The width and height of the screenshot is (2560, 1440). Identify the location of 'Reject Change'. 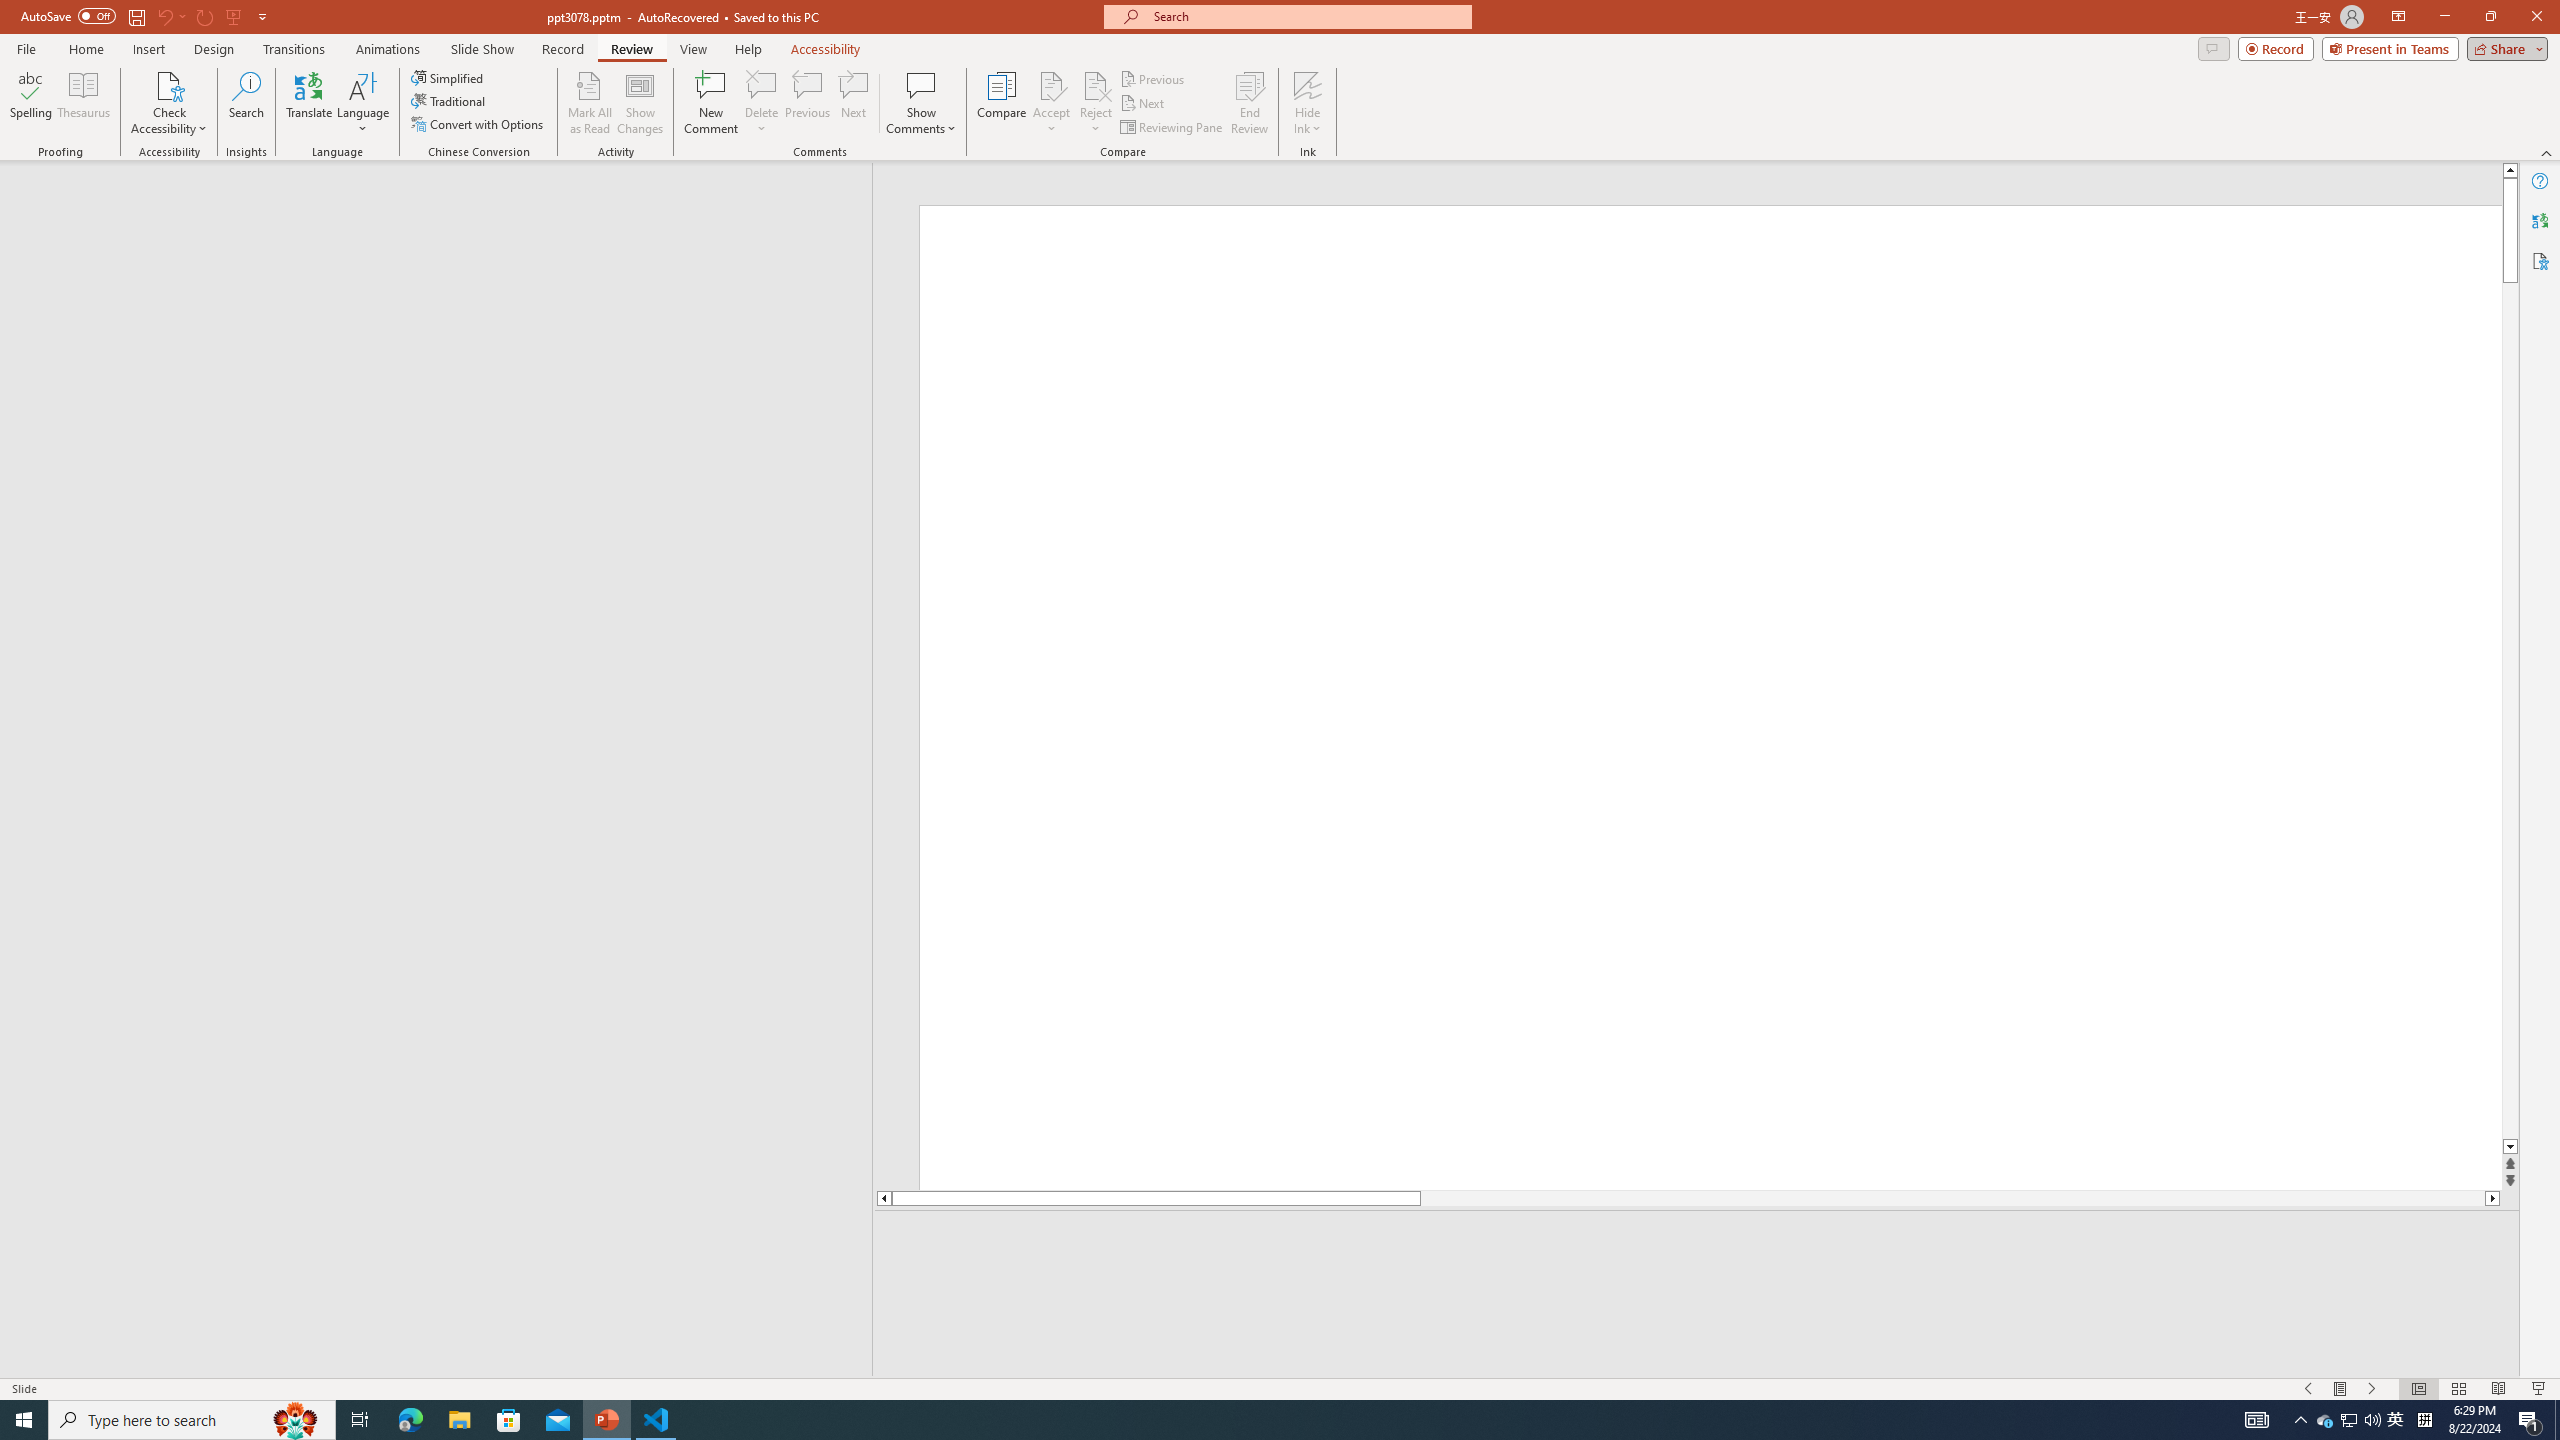
(1094, 84).